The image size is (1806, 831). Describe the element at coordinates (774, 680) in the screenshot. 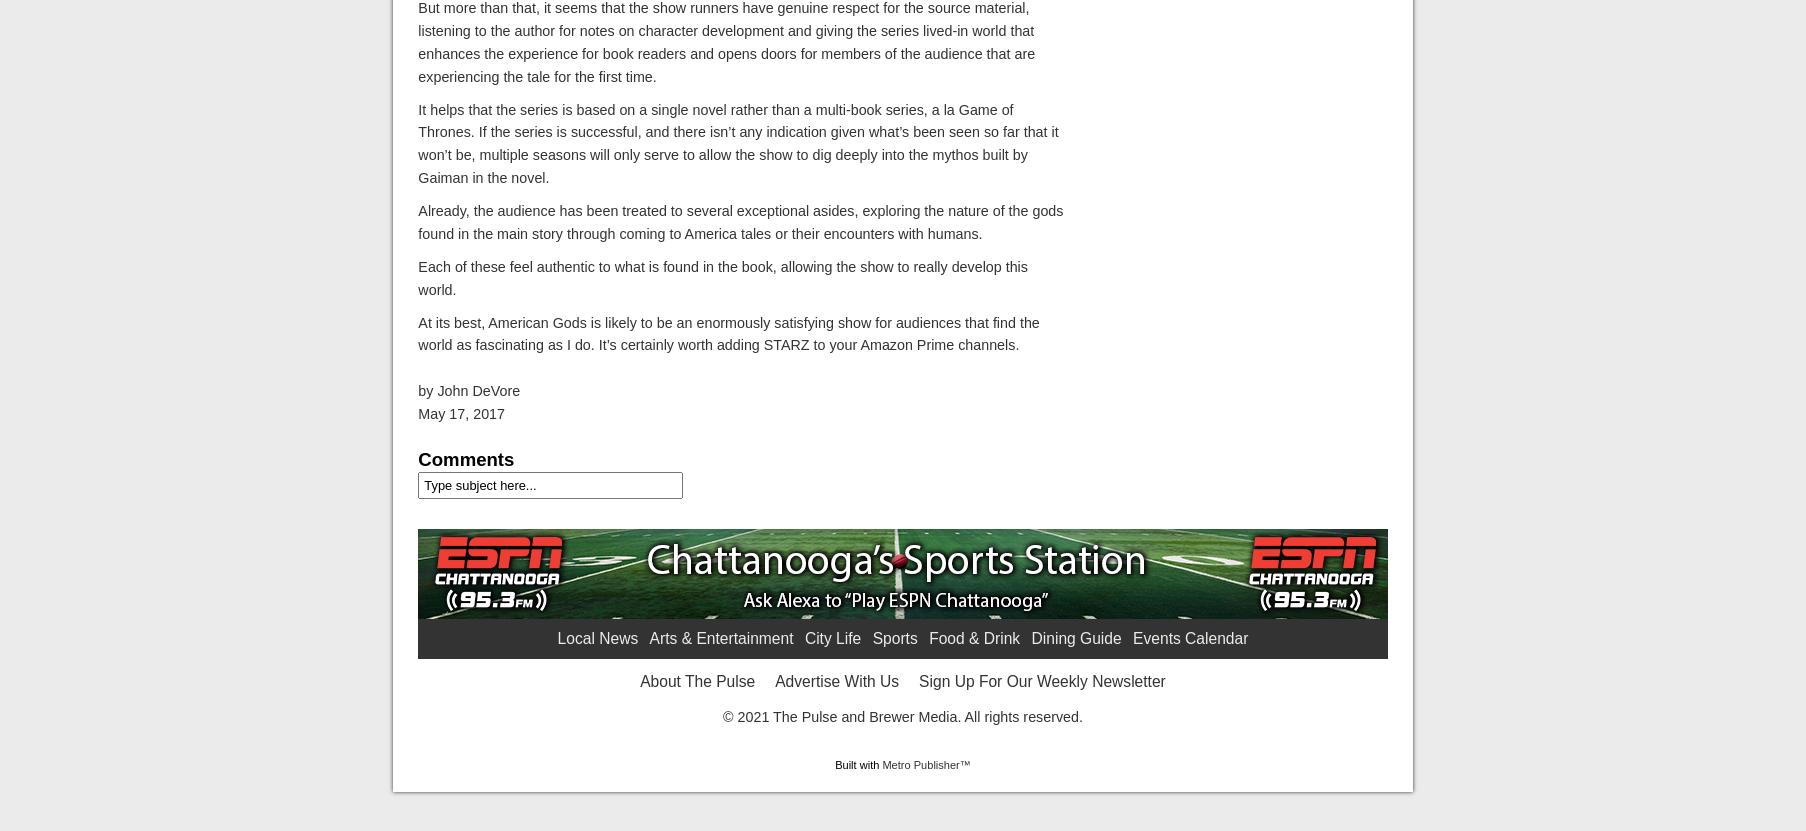

I see `'Advertise With Us'` at that location.